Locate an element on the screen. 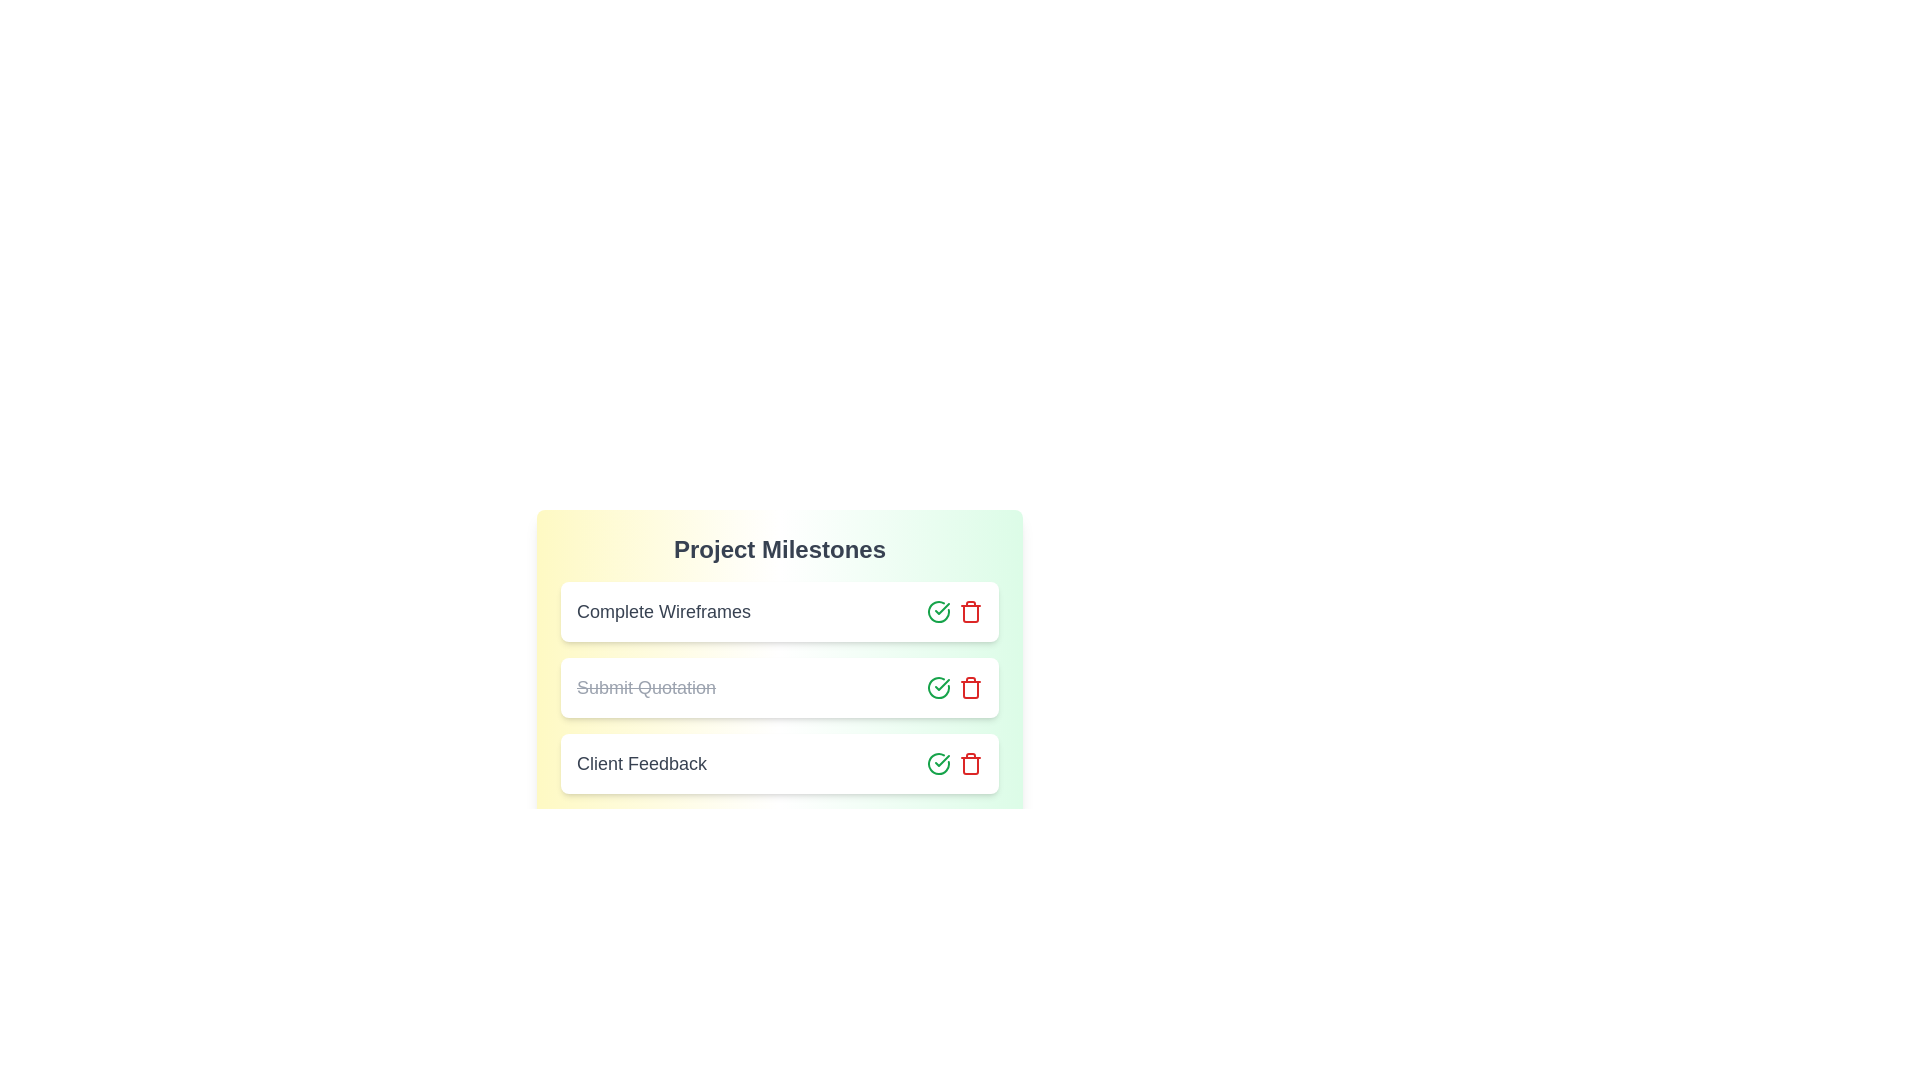  the delete button for the task 'Submit Quotation' is located at coordinates (970, 686).